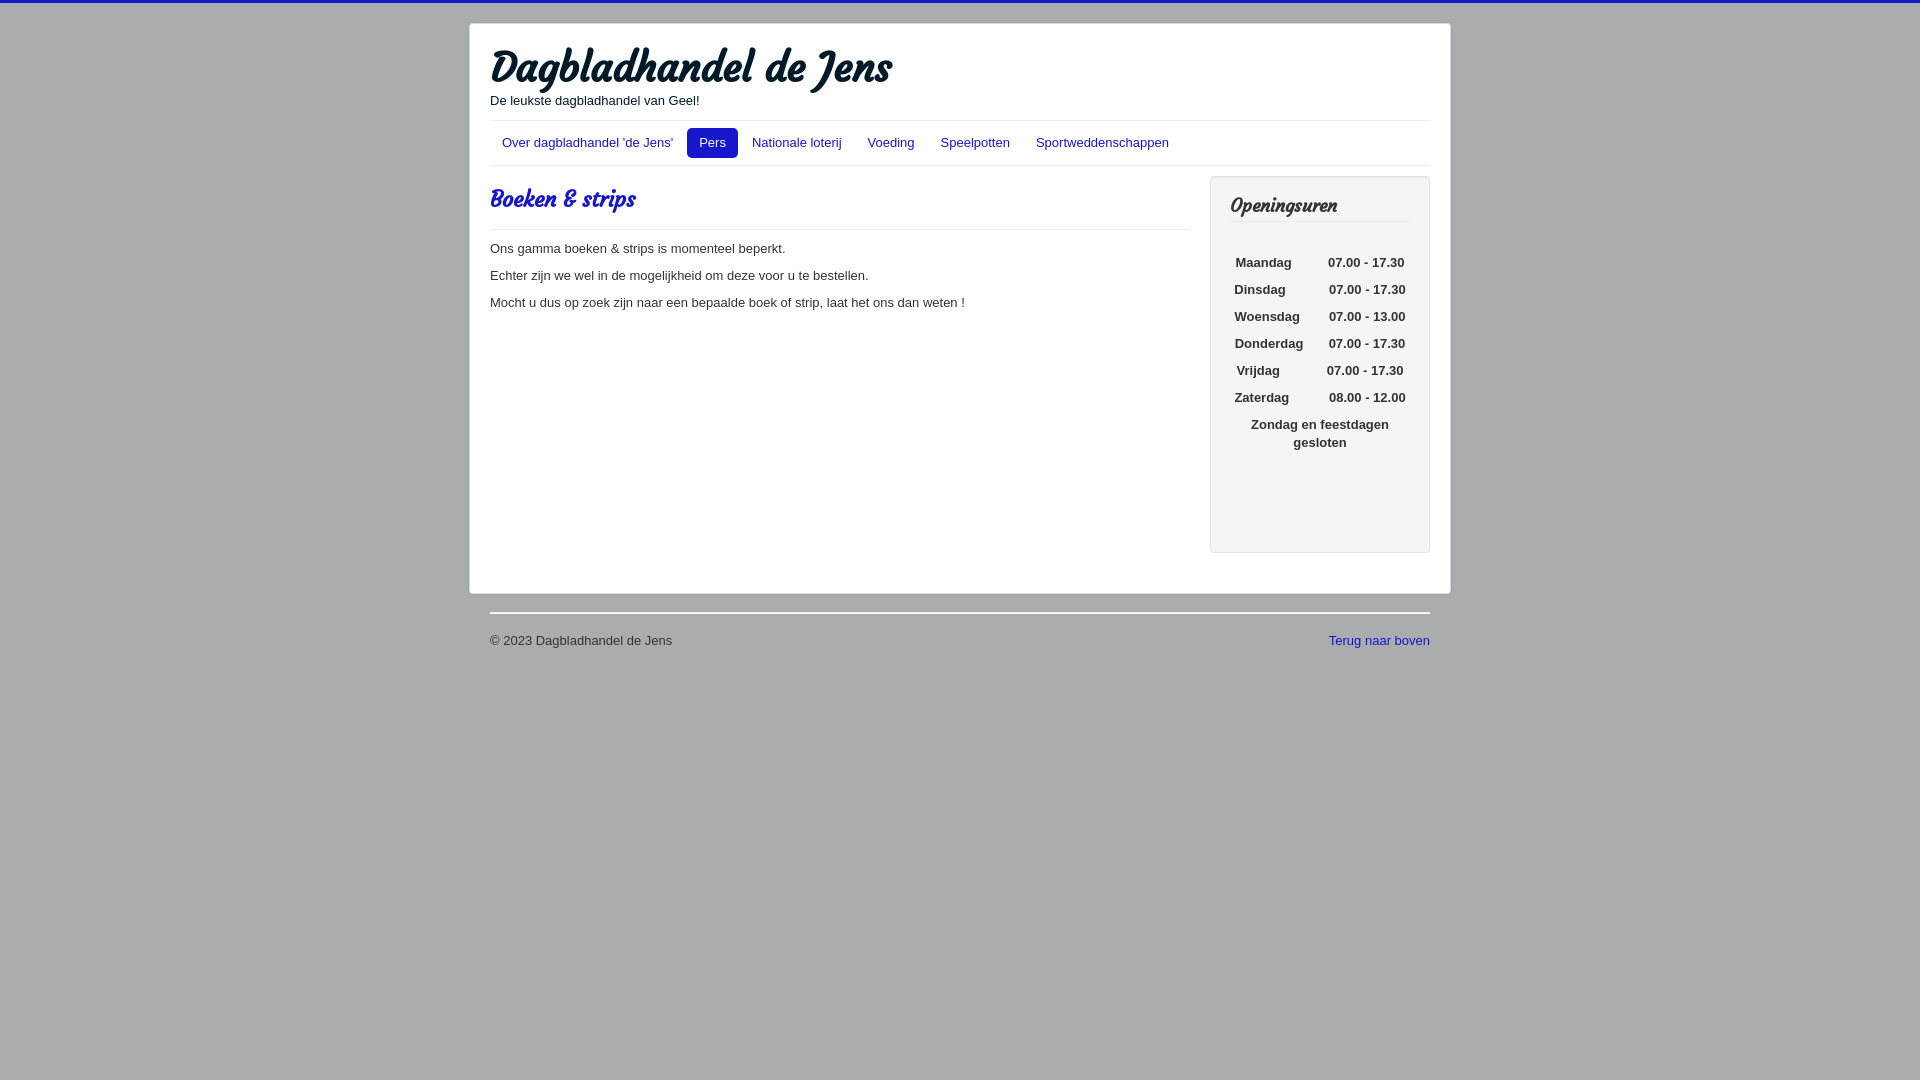  What do you see at coordinates (1101, 141) in the screenshot?
I see `'Sportweddenschappen'` at bounding box center [1101, 141].